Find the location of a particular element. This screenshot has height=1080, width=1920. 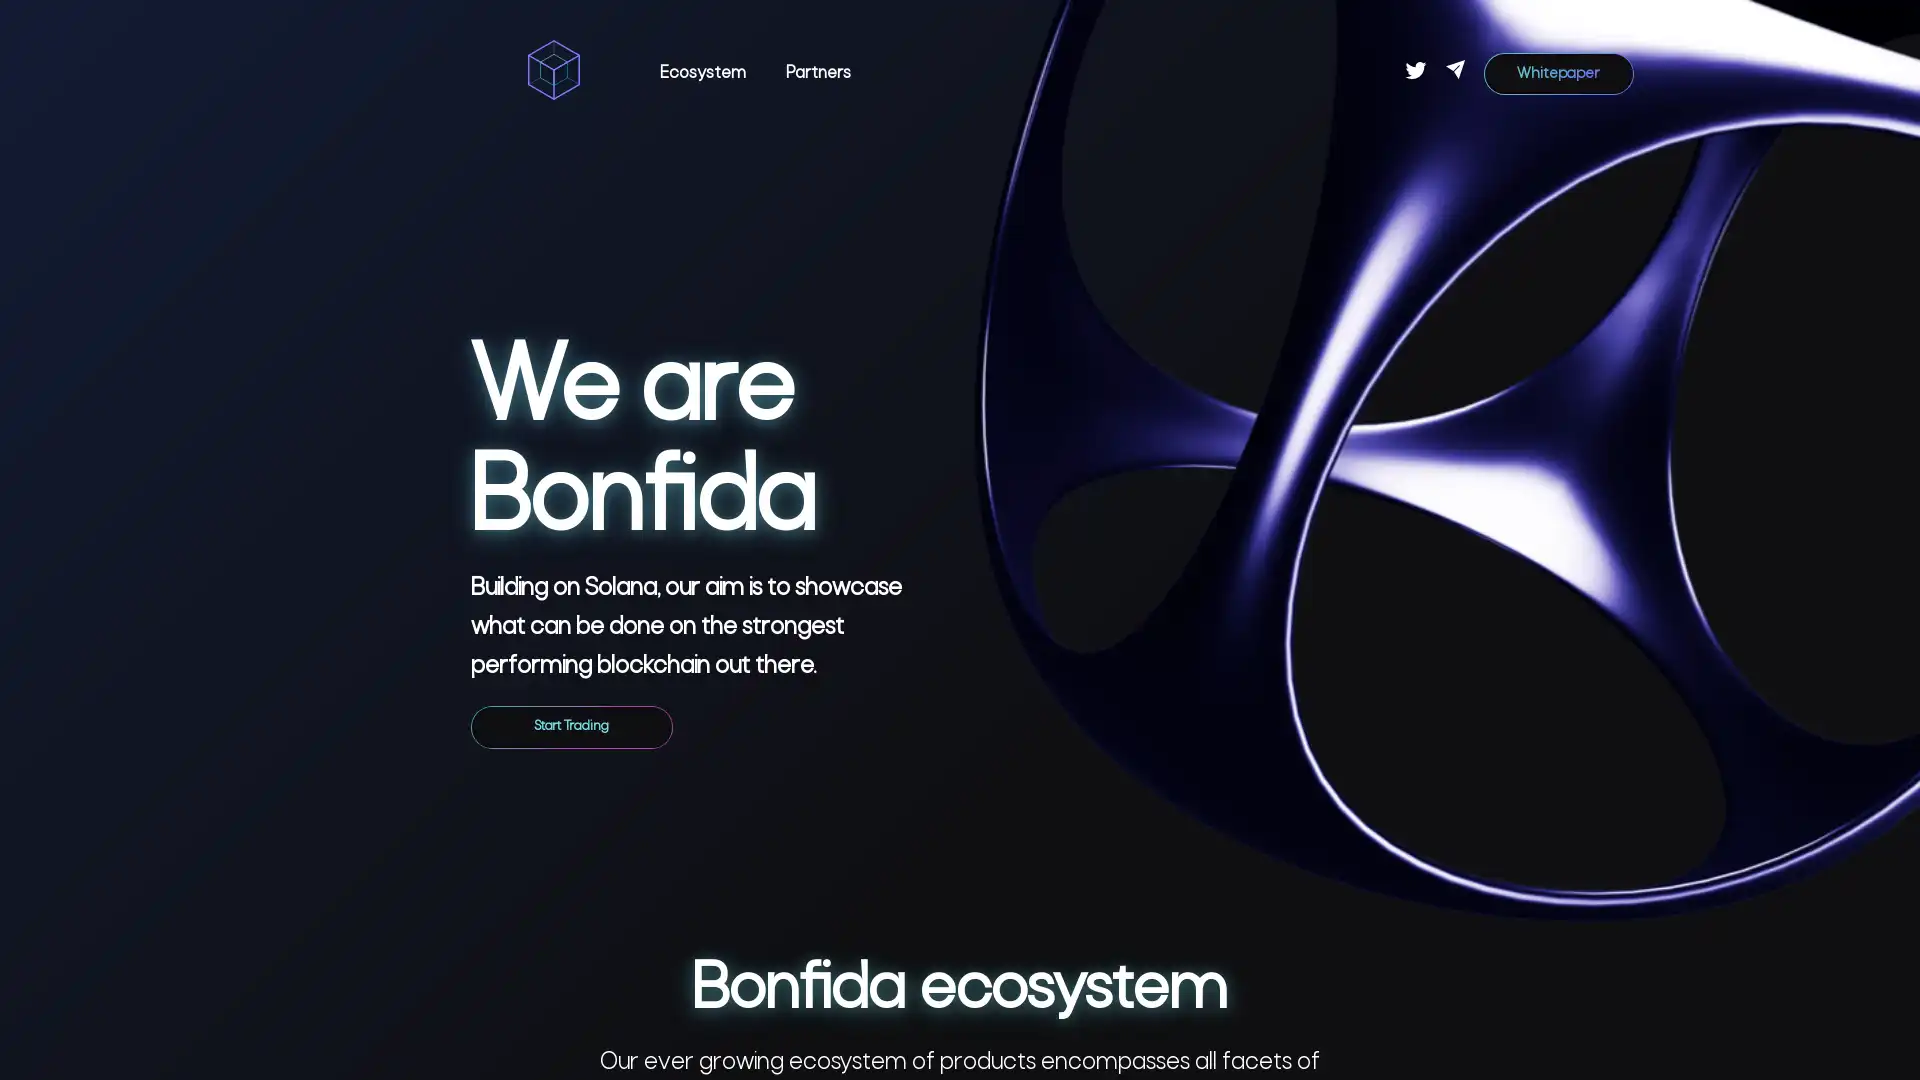

Start Trading is located at coordinates (570, 726).